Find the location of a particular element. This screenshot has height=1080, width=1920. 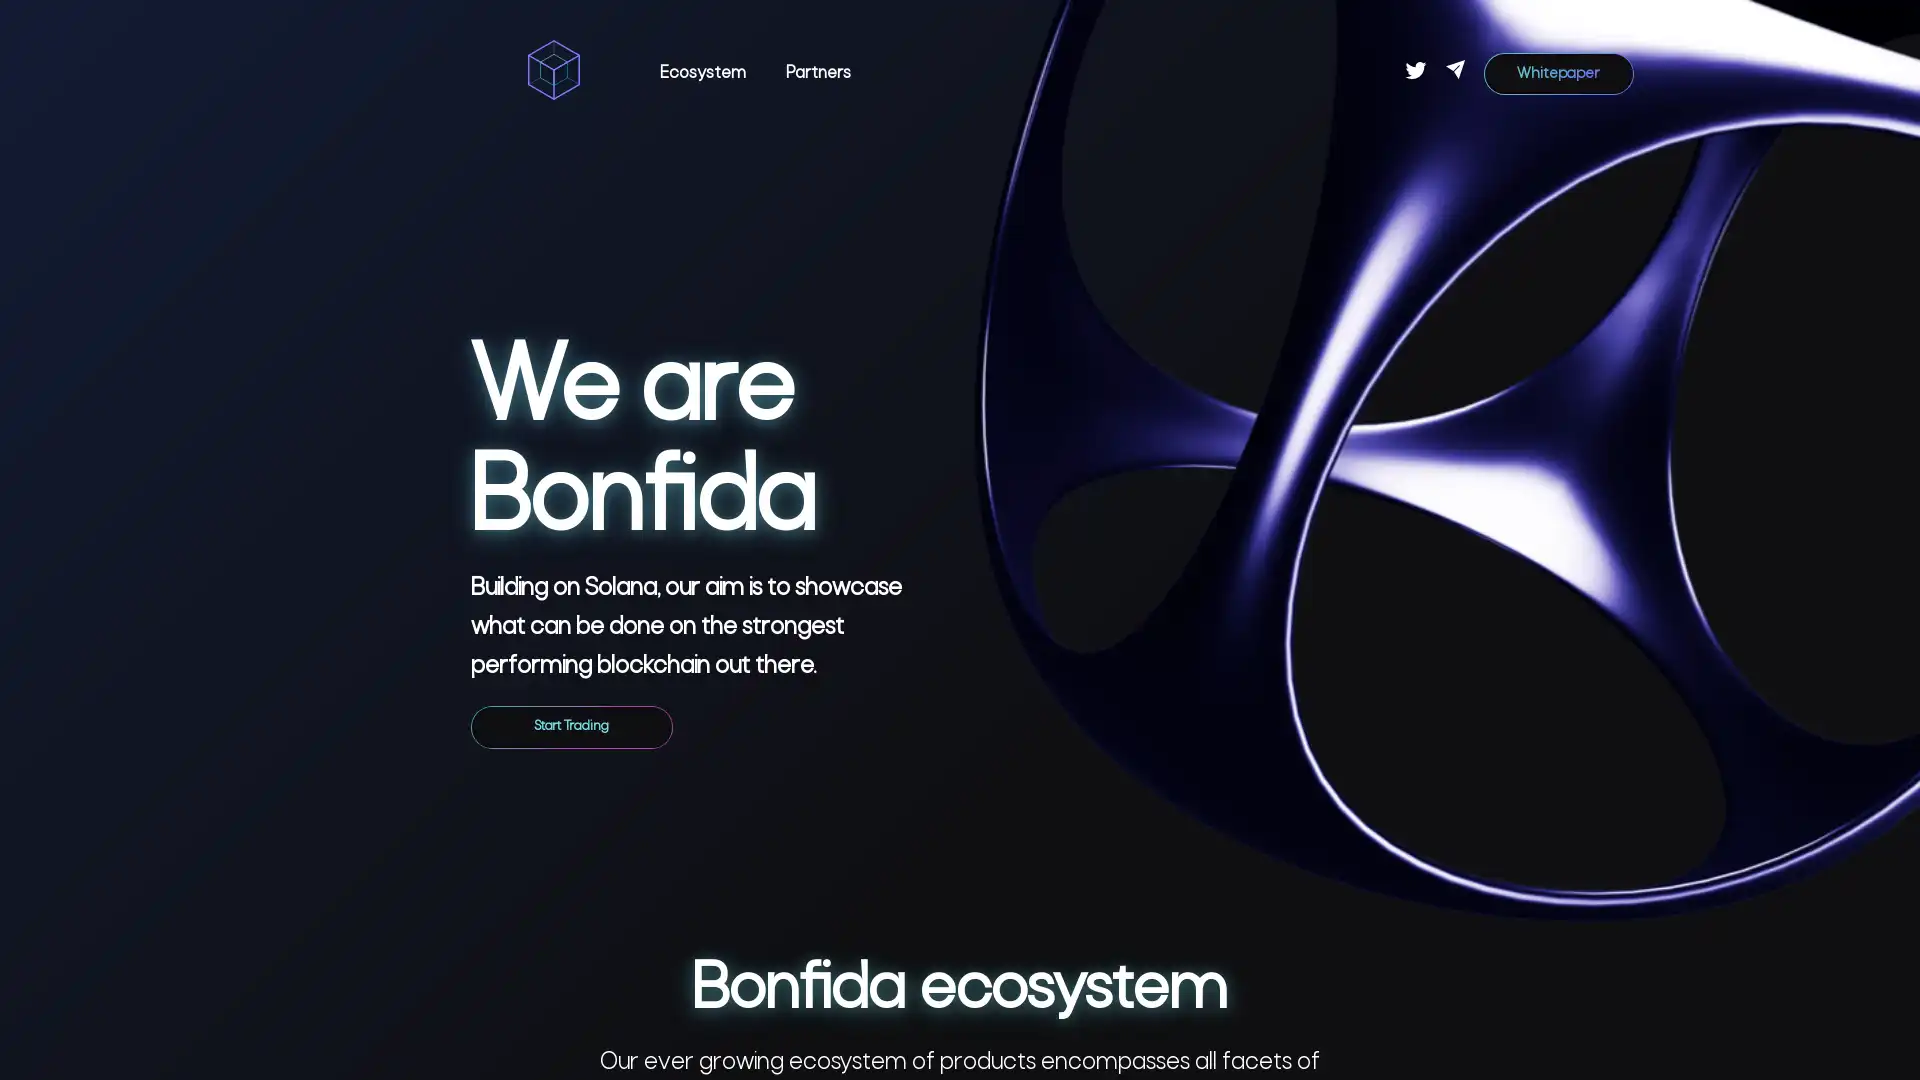

Start Trading is located at coordinates (570, 726).